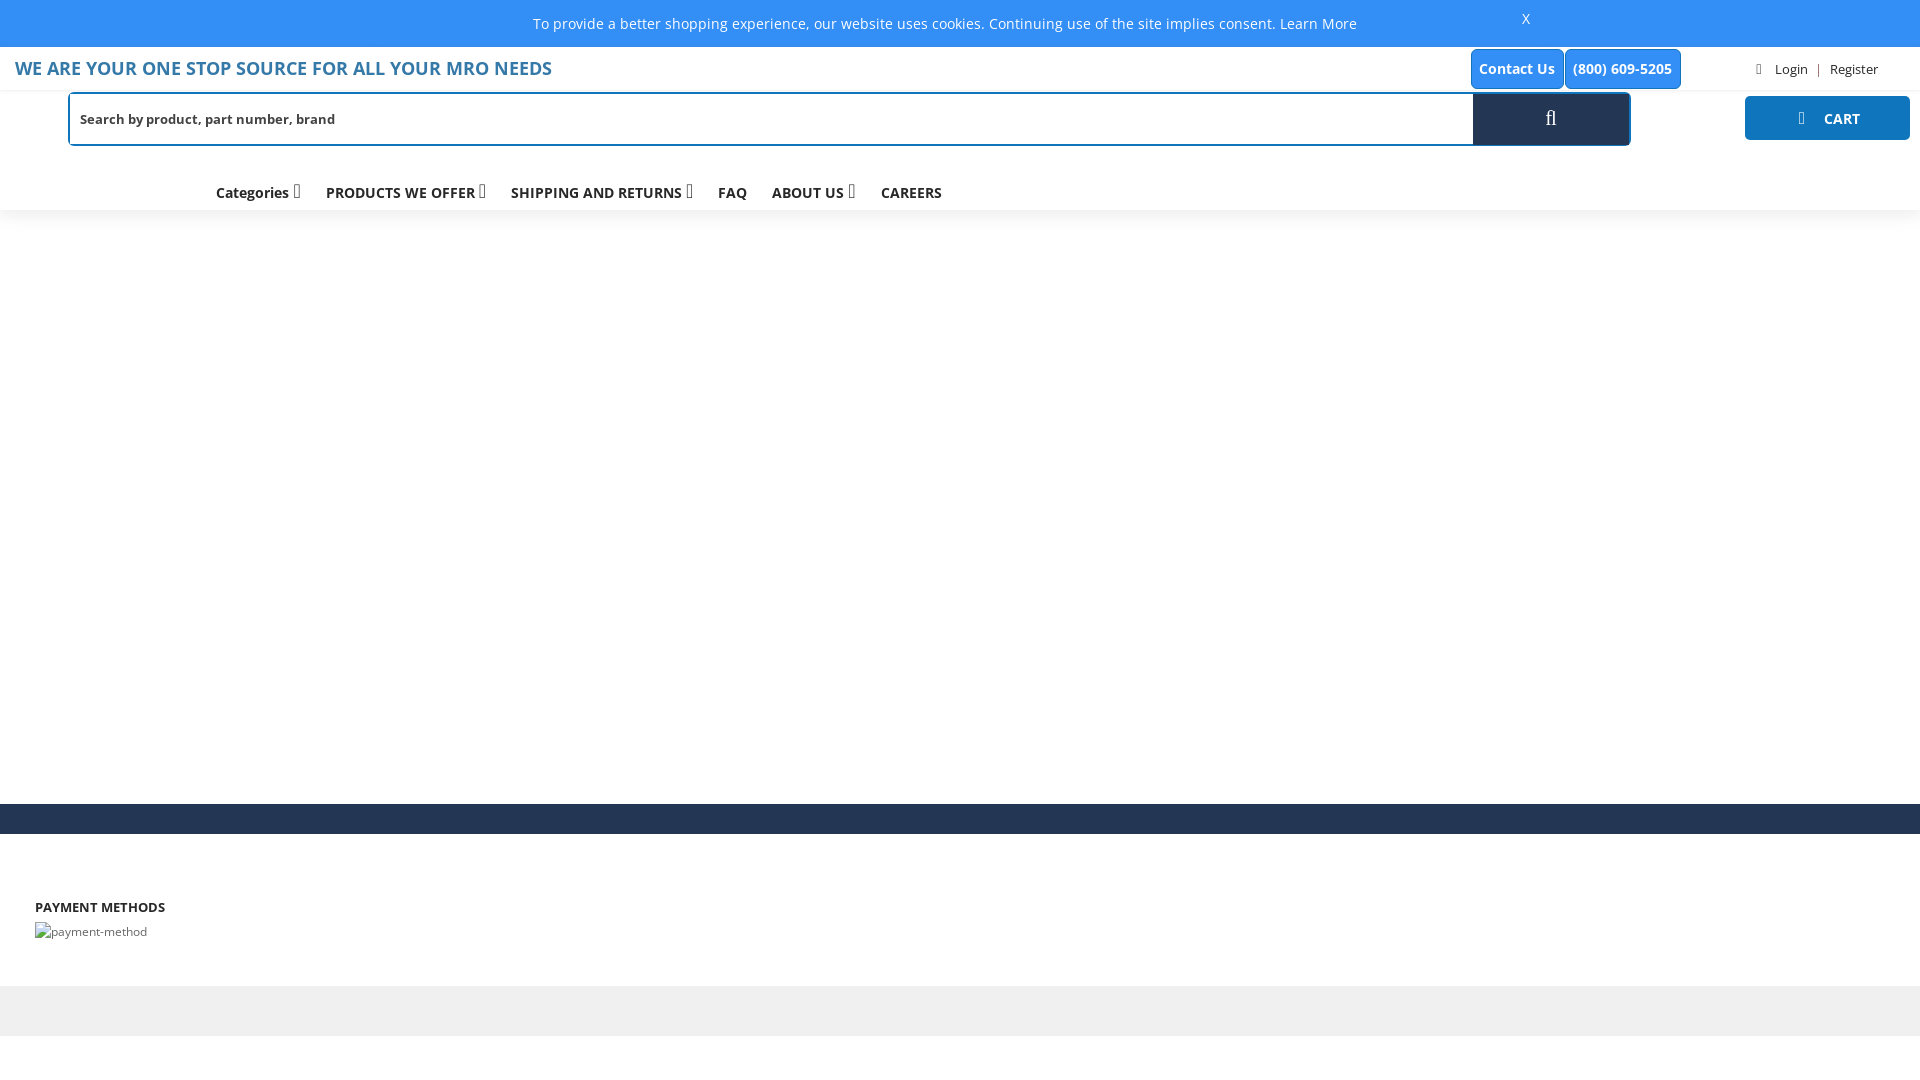  Describe the element at coordinates (1472, 67) in the screenshot. I see `'Contact Us'` at that location.